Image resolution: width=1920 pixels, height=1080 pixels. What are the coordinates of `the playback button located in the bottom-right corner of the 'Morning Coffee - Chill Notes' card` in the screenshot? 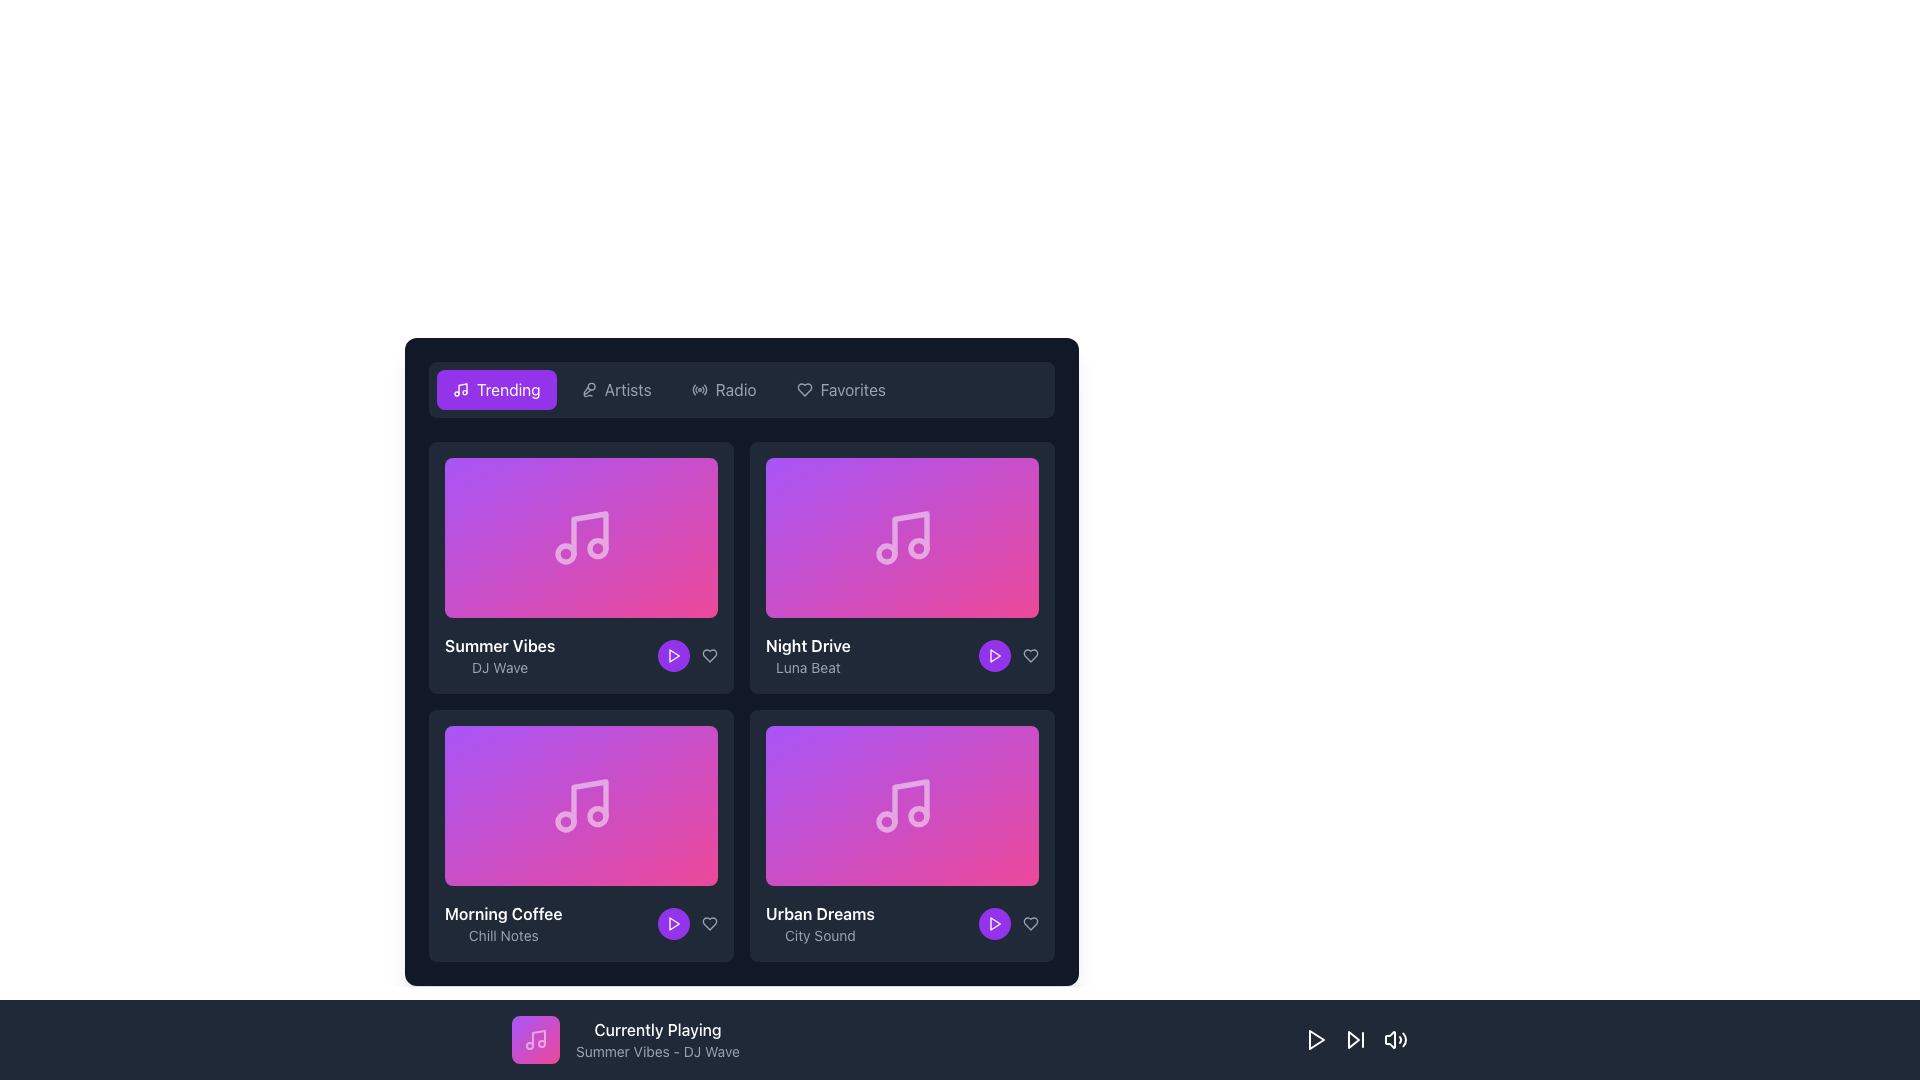 It's located at (673, 924).